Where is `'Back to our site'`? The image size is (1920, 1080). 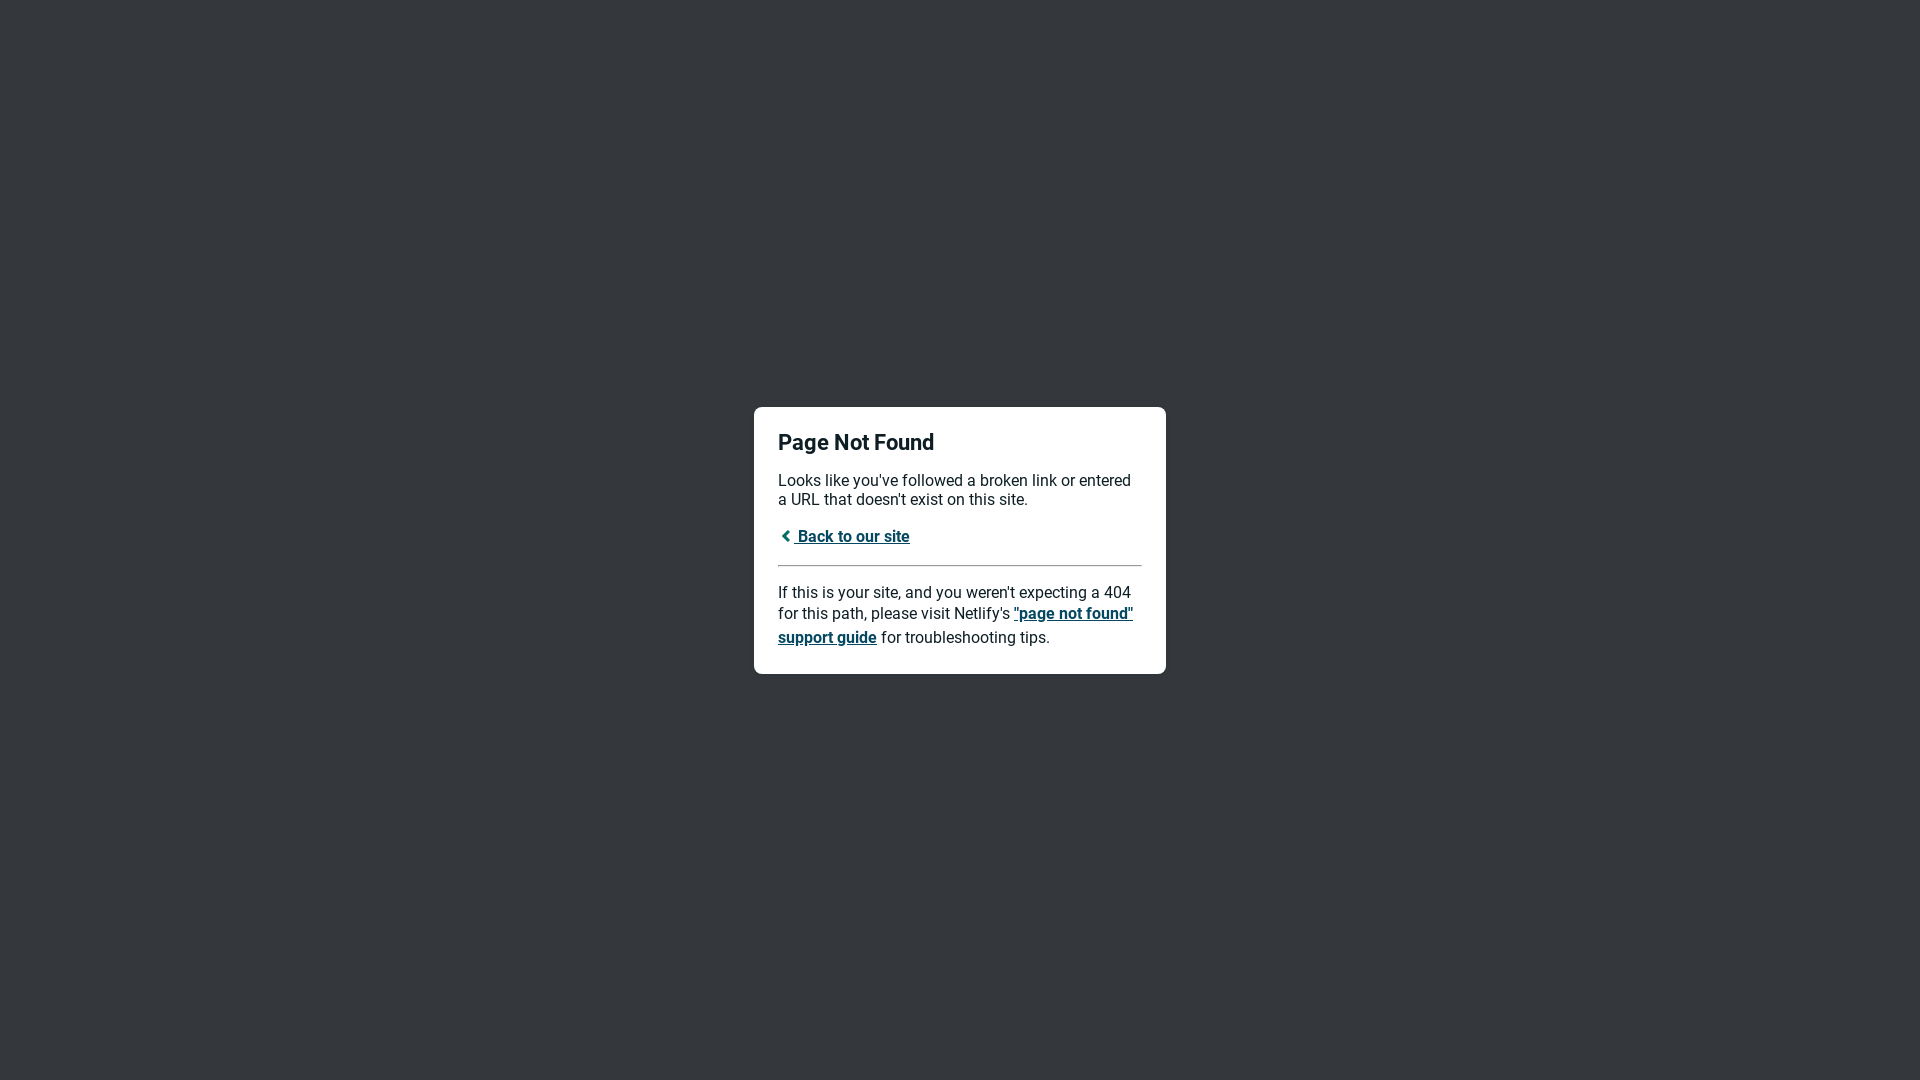
'Back to our site' is located at coordinates (844, 534).